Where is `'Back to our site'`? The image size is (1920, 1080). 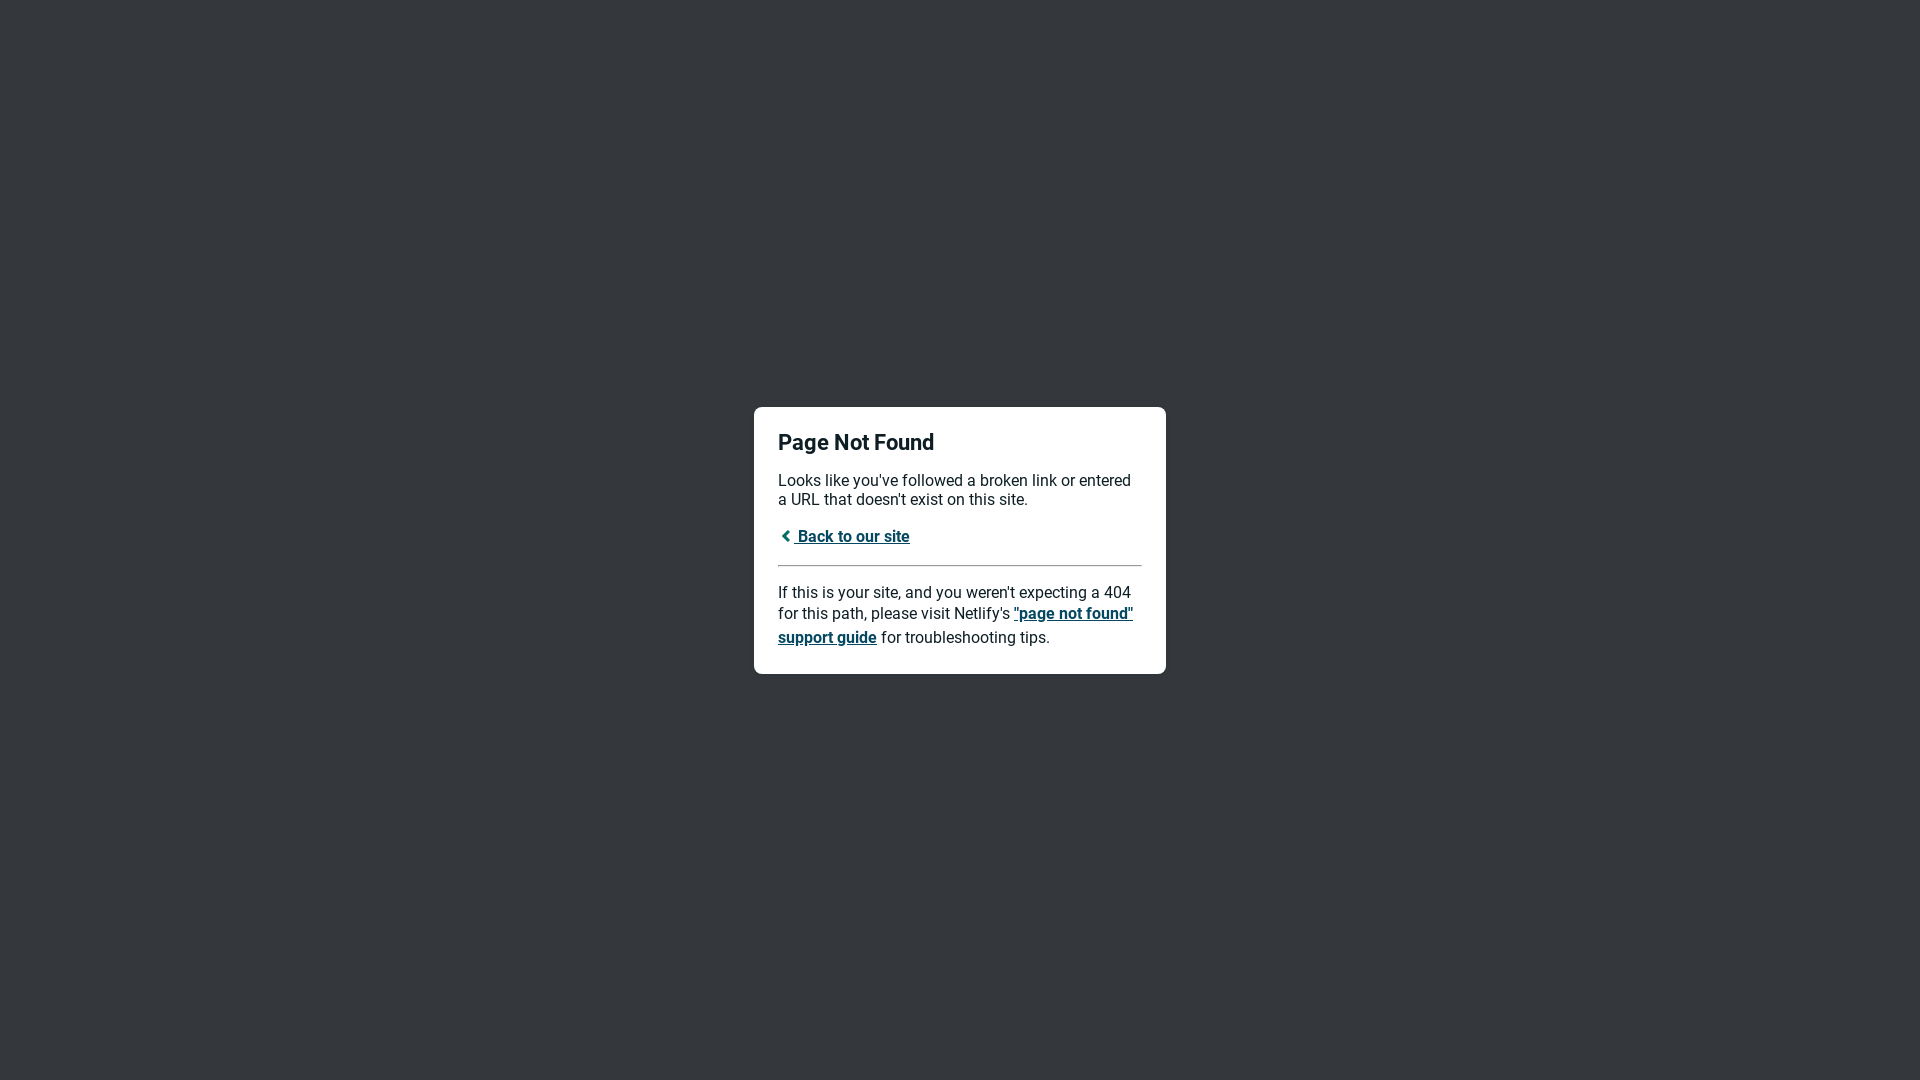
'Back to our site' is located at coordinates (844, 534).